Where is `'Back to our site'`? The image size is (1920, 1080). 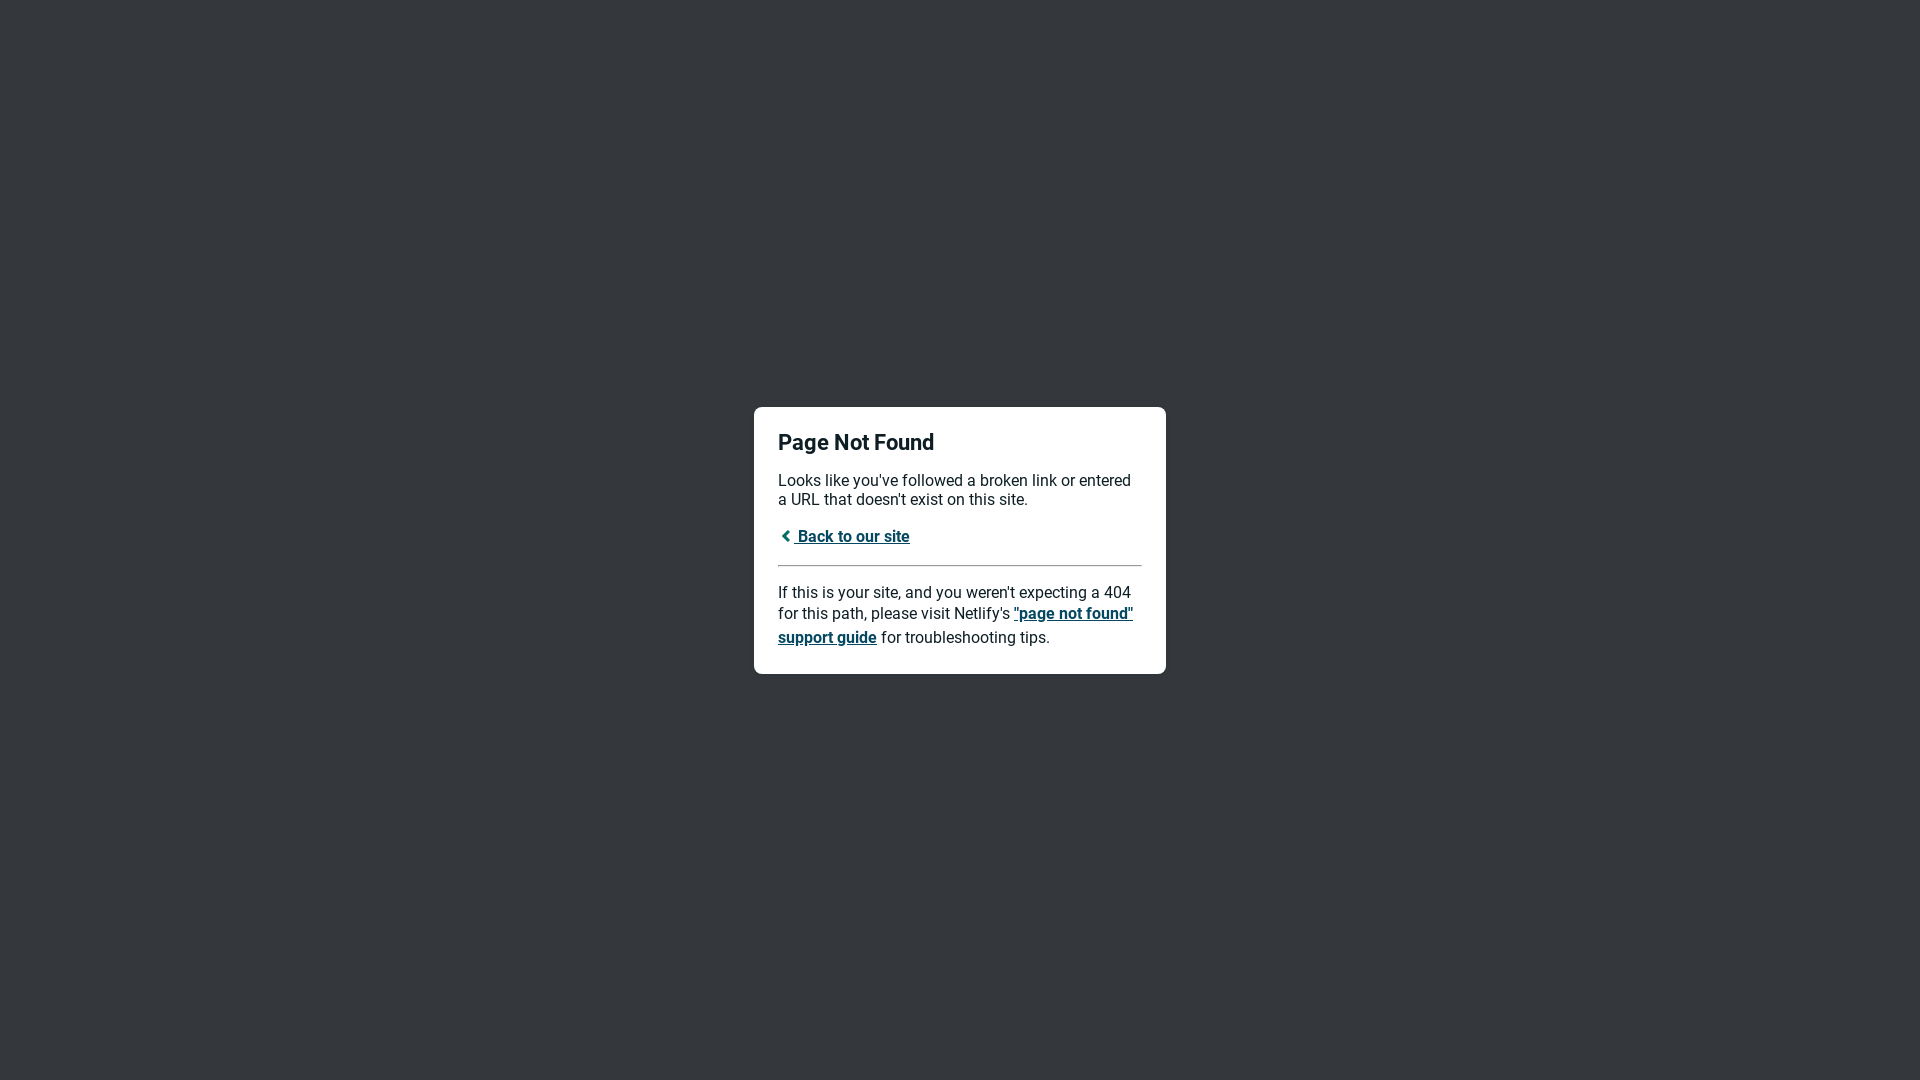
'Back to our site' is located at coordinates (844, 534).